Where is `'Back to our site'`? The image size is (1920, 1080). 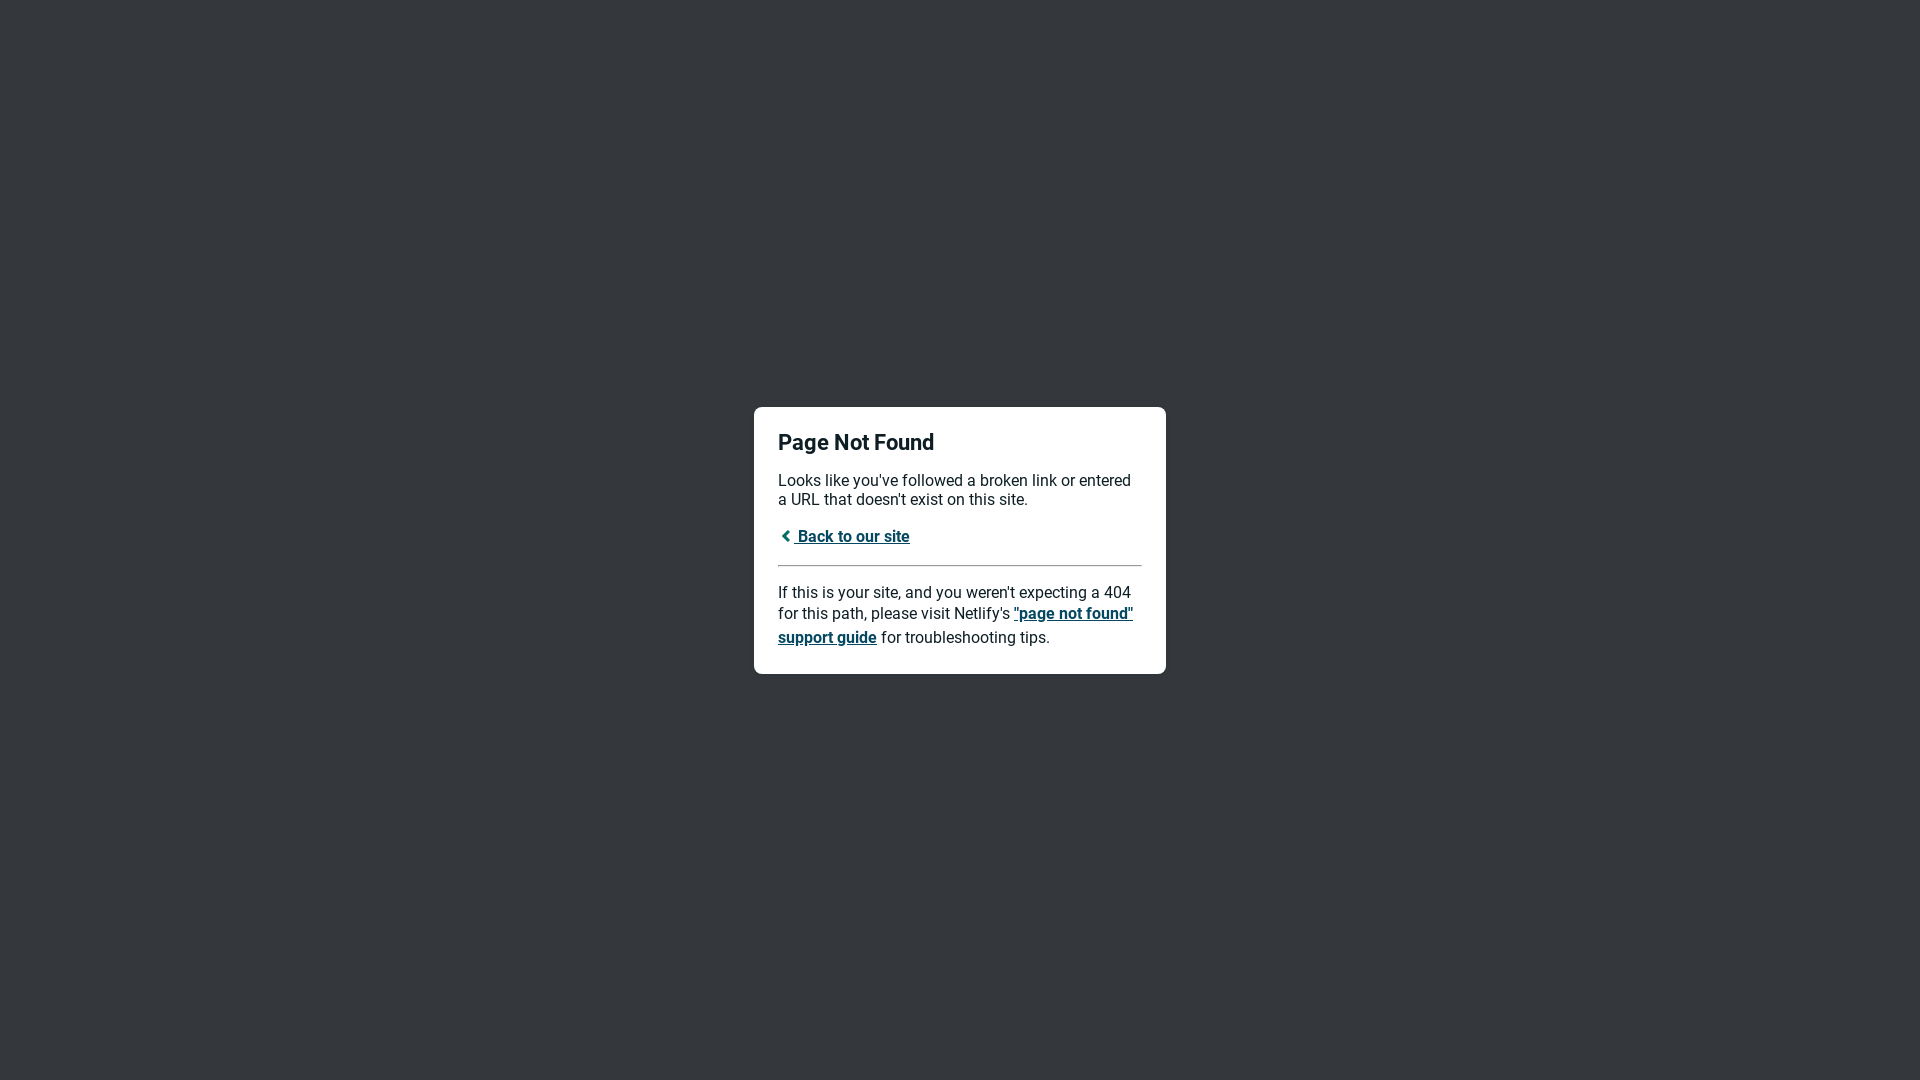
'Back to our site' is located at coordinates (844, 534).